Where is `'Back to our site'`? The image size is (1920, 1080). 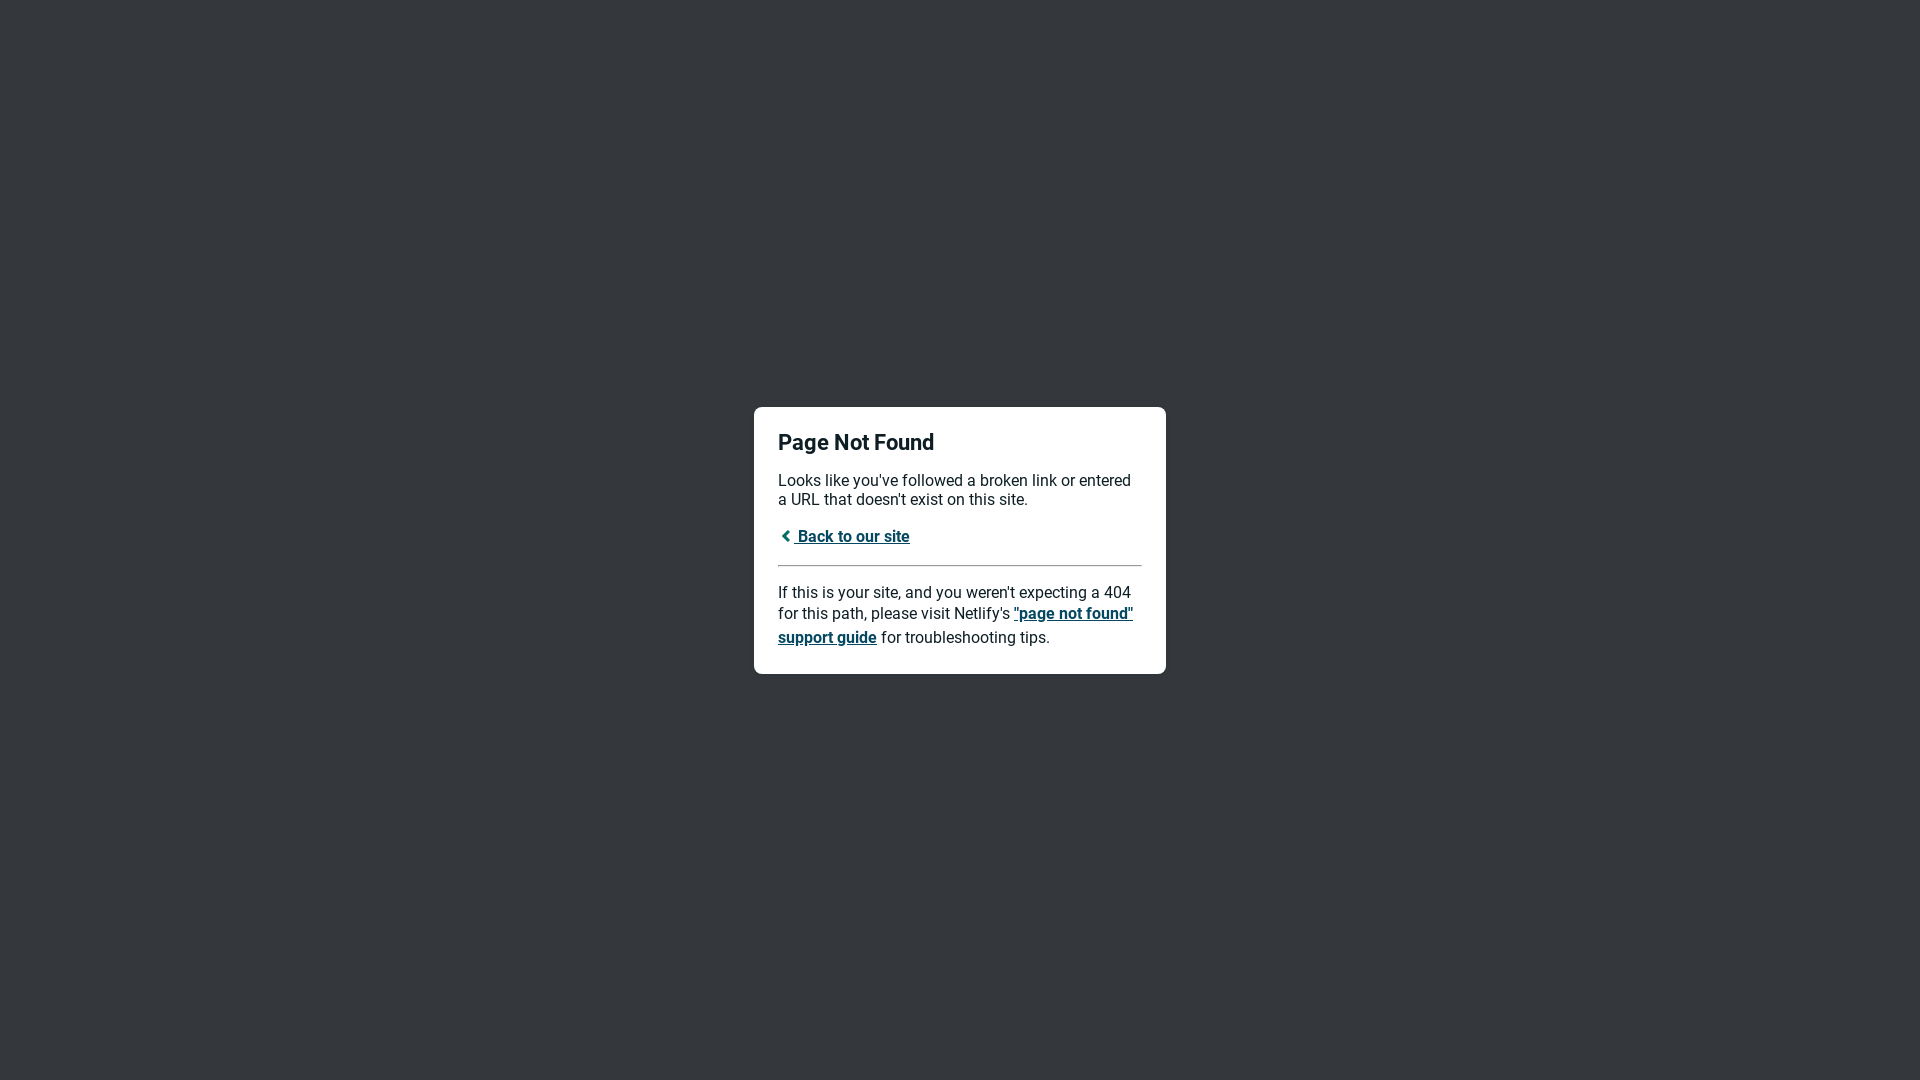
'Back to our site' is located at coordinates (844, 534).